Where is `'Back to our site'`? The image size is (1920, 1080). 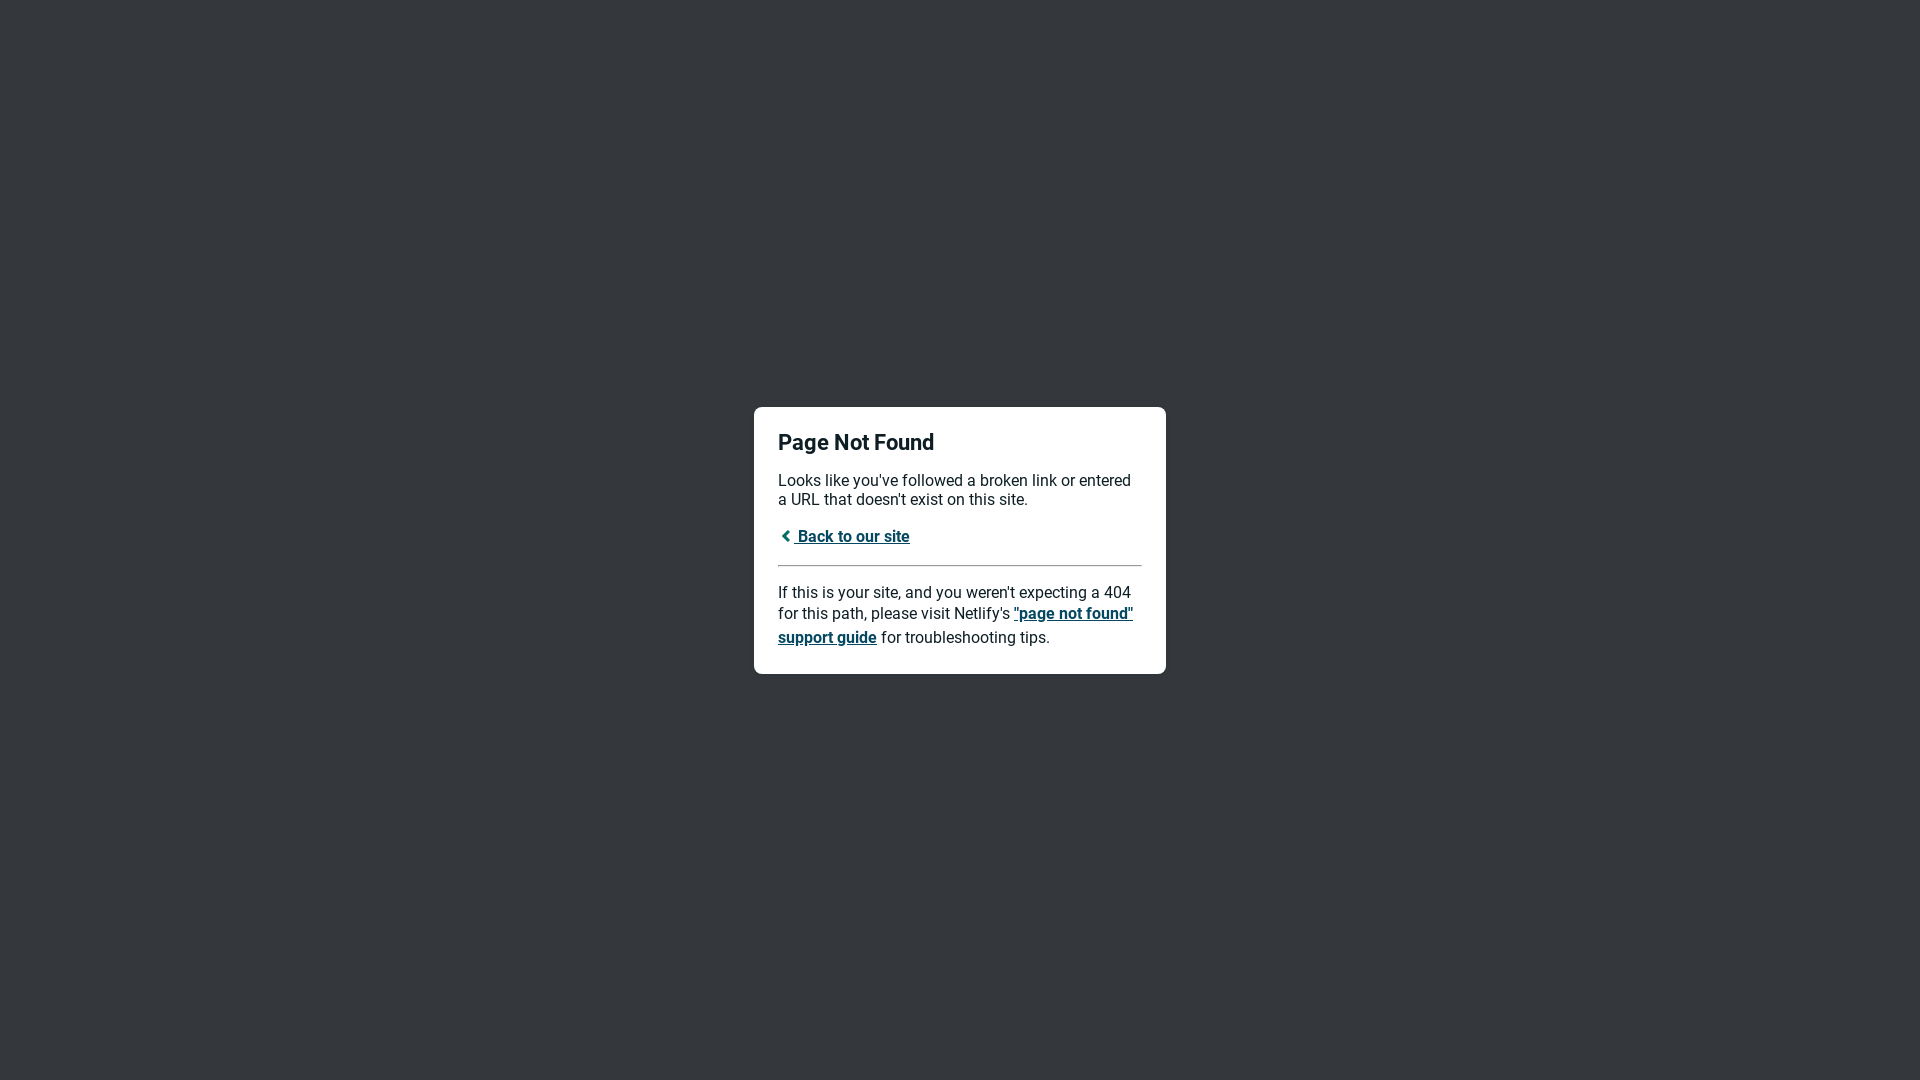
'Back to our site' is located at coordinates (844, 534).